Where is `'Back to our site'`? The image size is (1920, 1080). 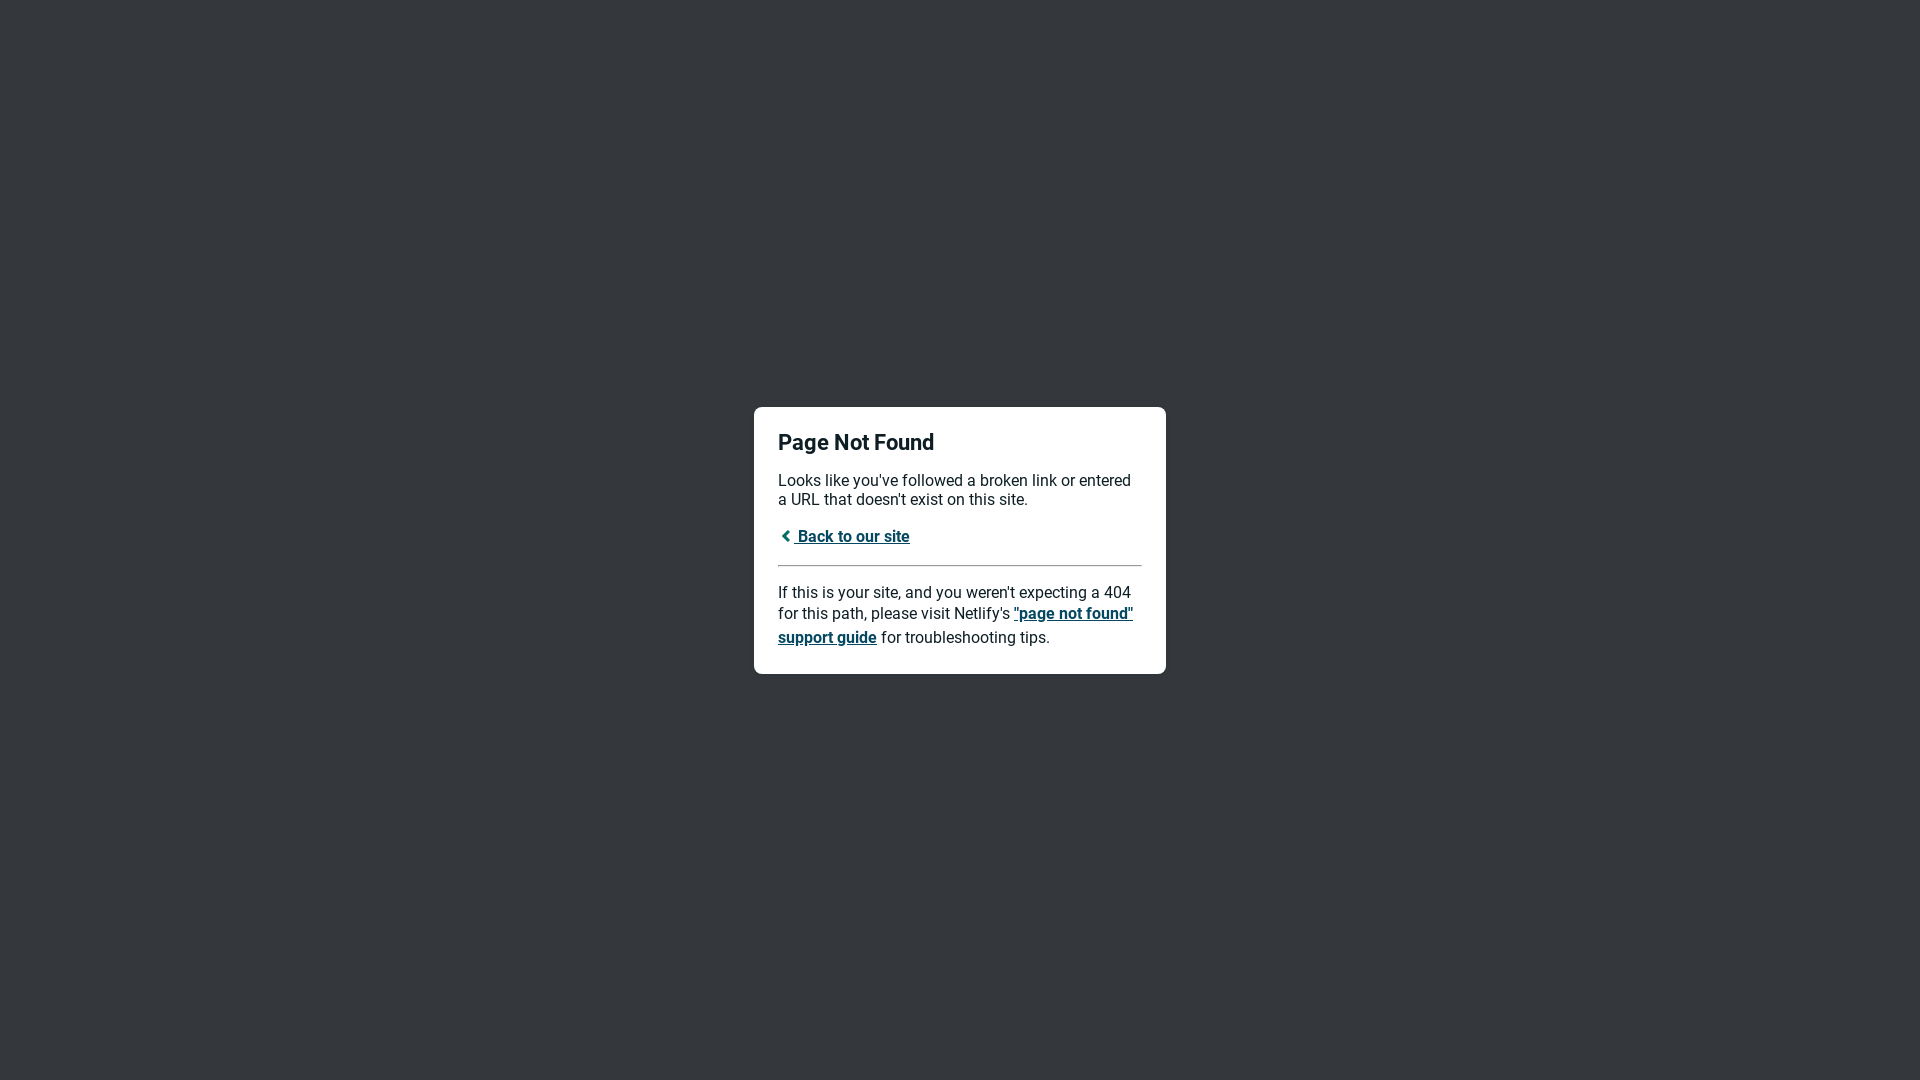
'Back to our site' is located at coordinates (844, 534).